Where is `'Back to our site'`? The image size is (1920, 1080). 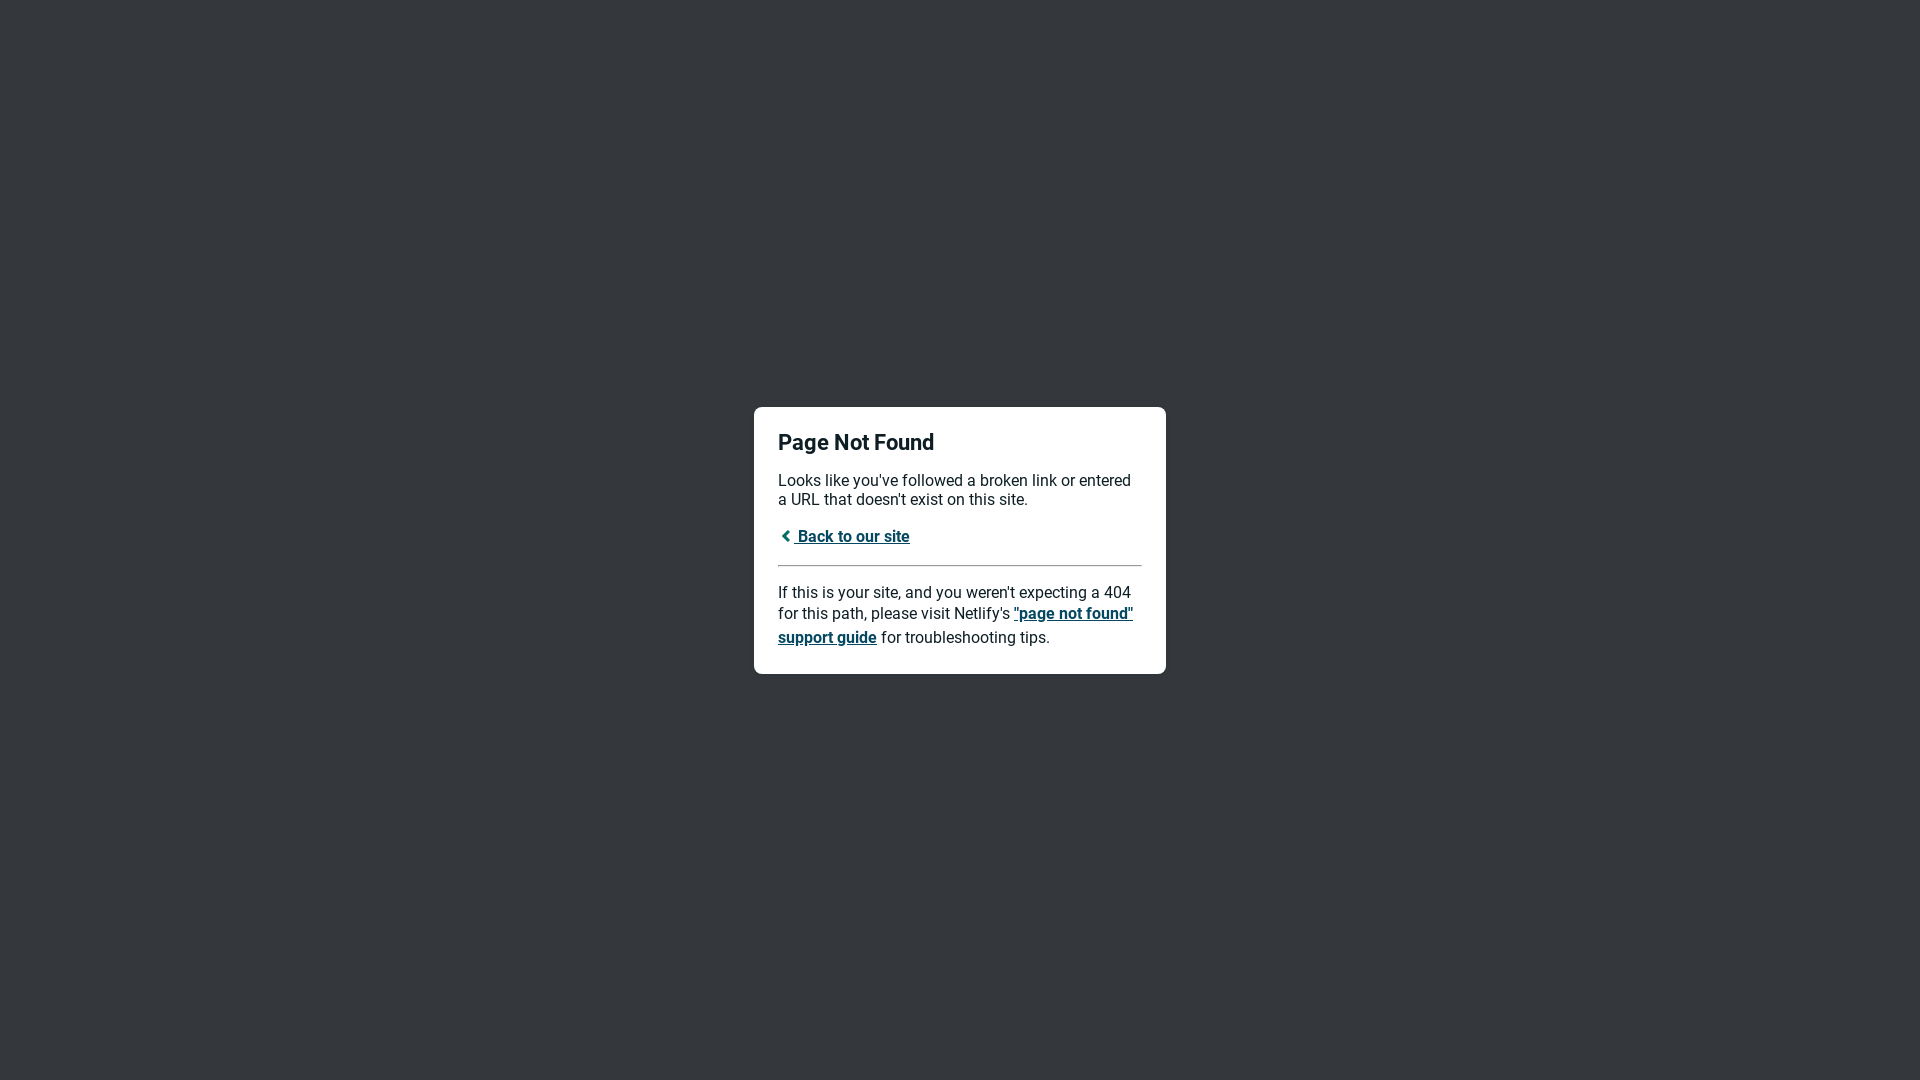
'Back to our site' is located at coordinates (844, 534).